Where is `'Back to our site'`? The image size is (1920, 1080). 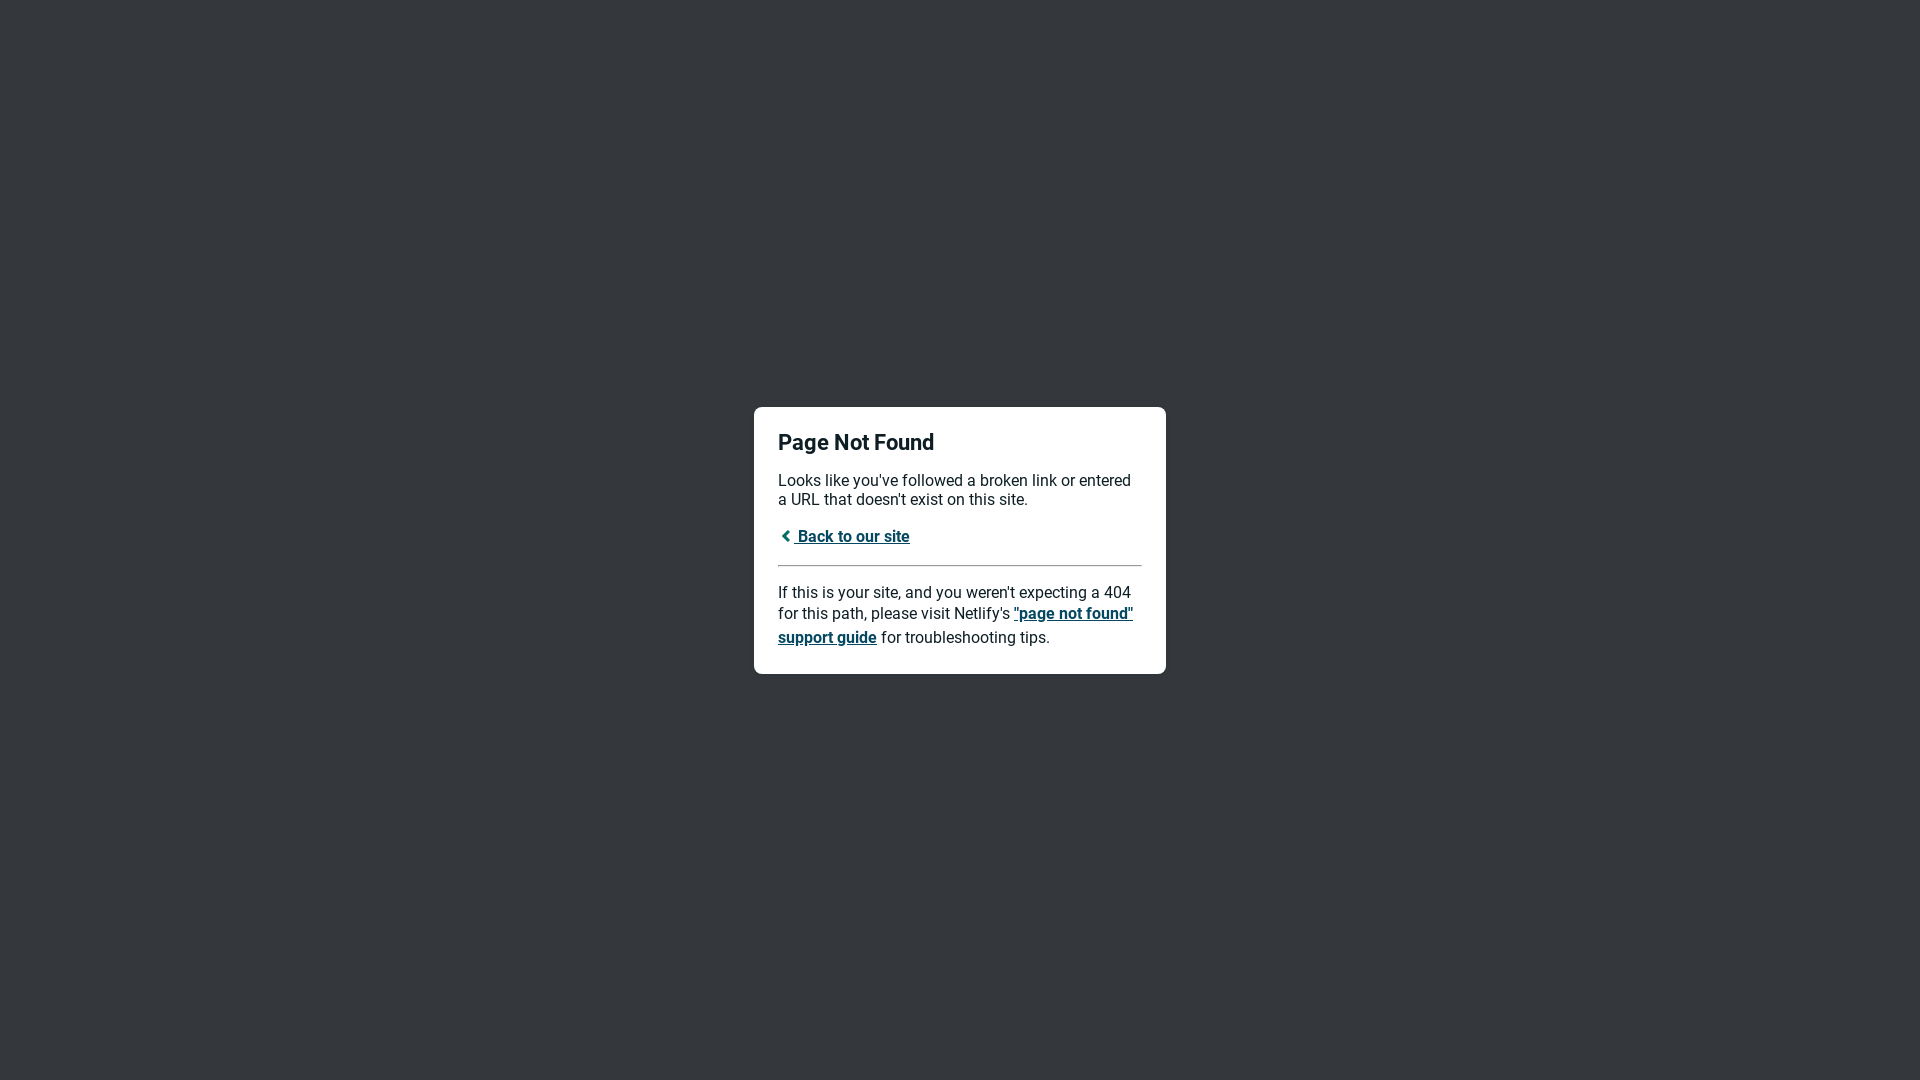
'Back to our site' is located at coordinates (844, 534).